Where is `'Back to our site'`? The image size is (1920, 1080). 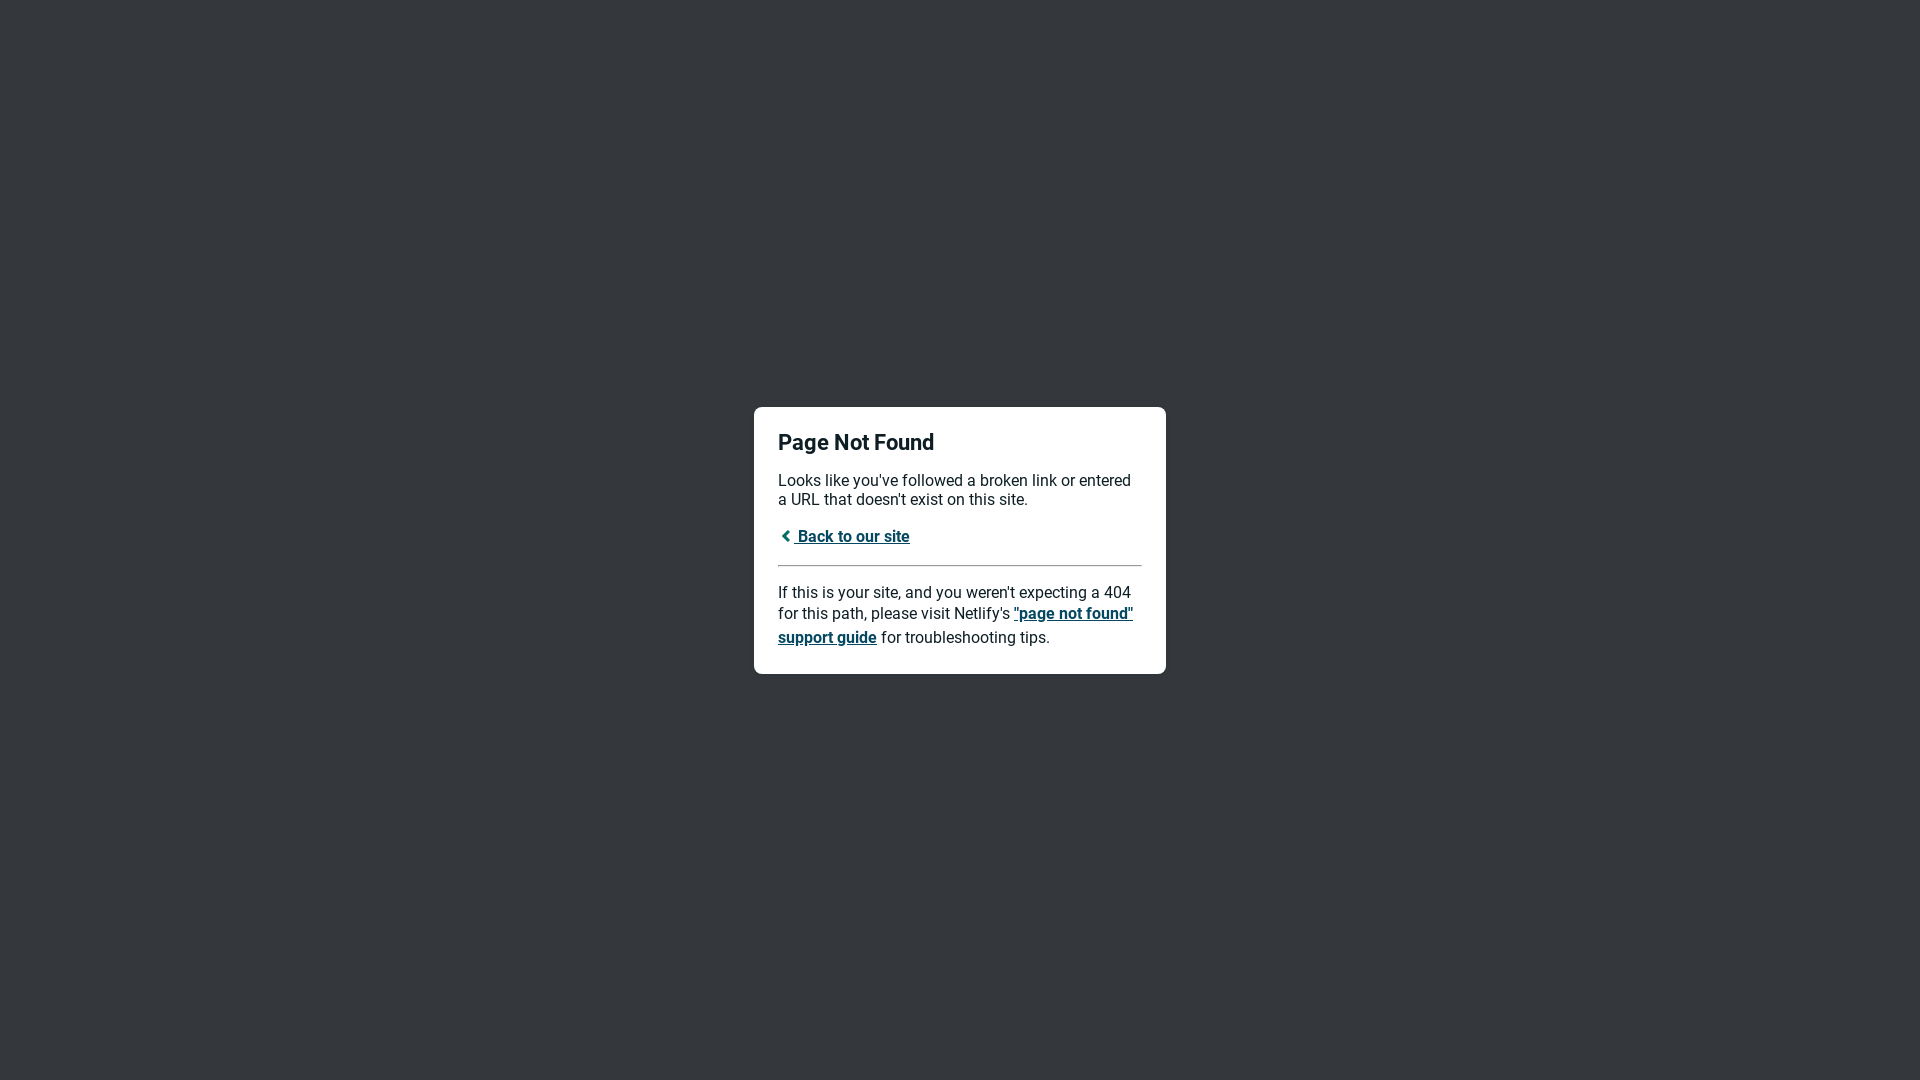
'Back to our site' is located at coordinates (844, 534).